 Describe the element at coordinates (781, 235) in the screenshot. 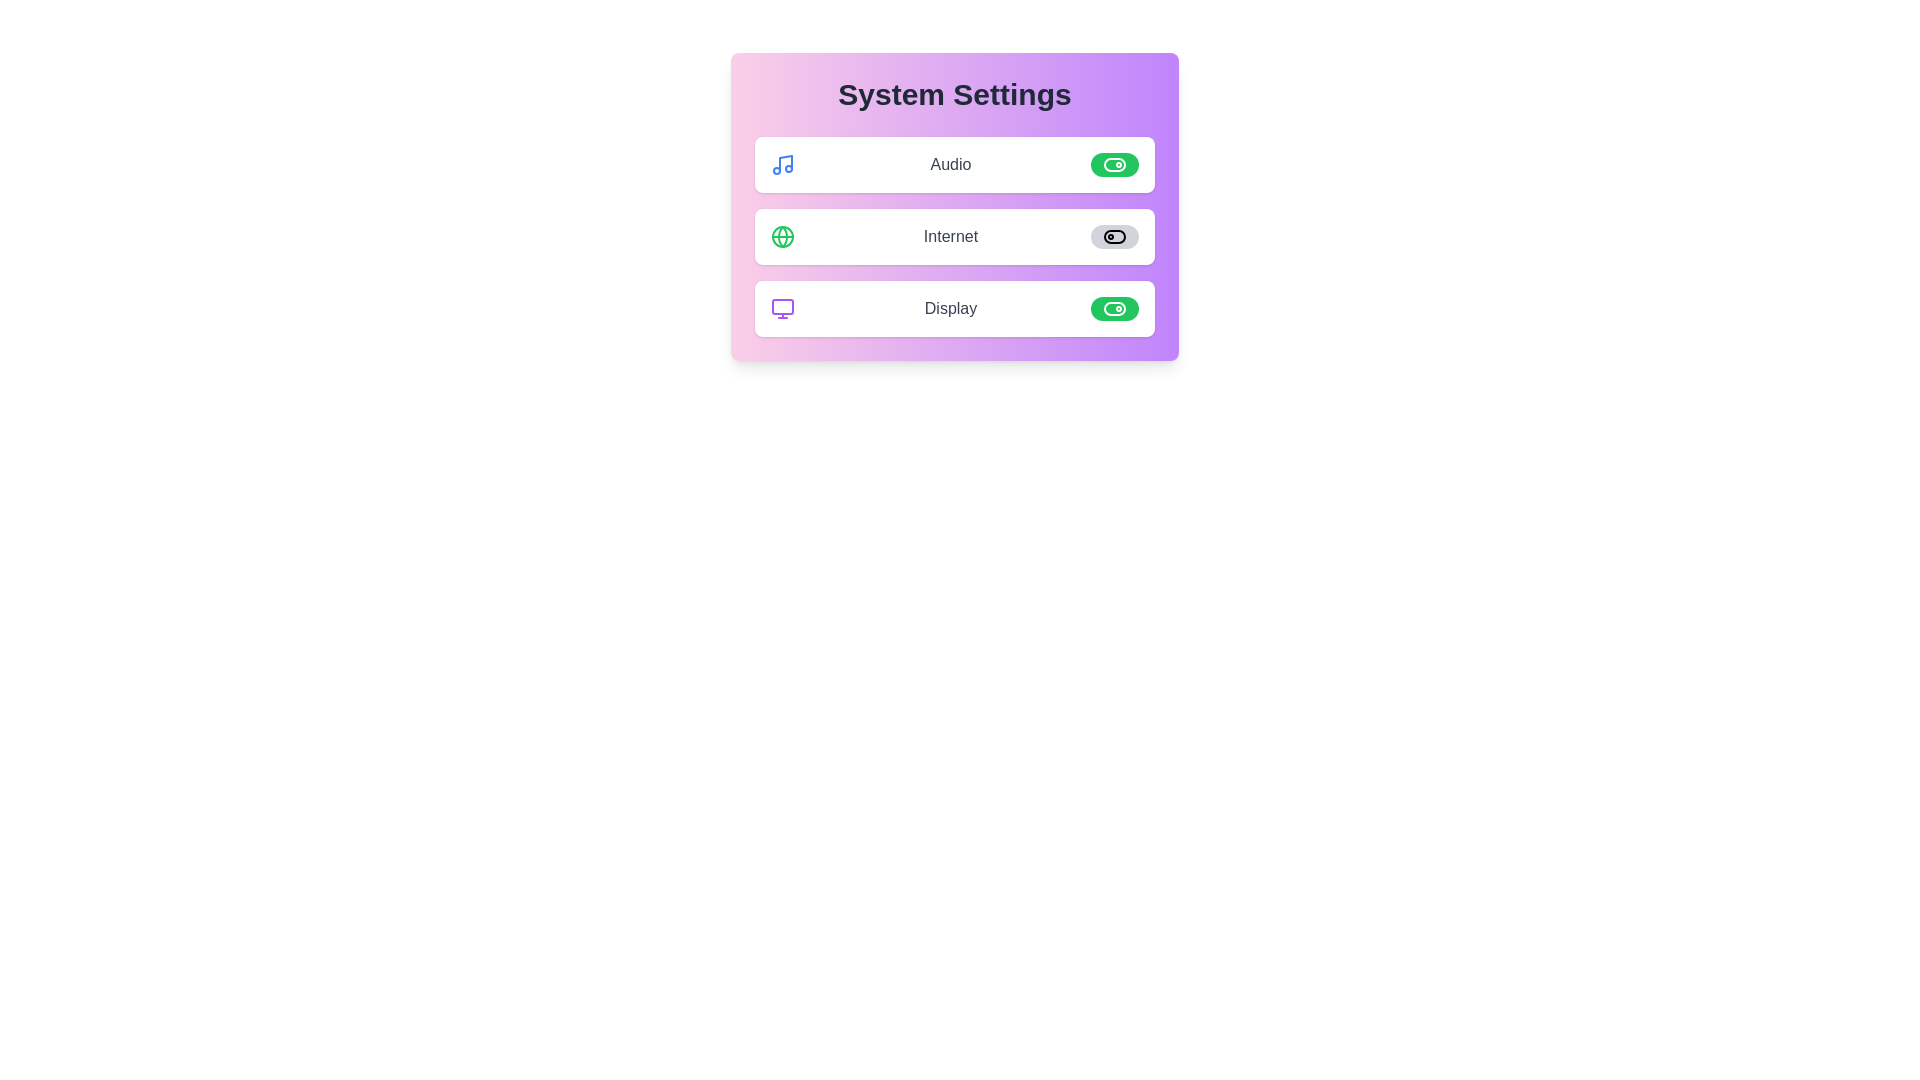

I see `the decorative circle SVG element that represents the 'Internet' setting in the second row of the 'System Settings' interface` at that location.